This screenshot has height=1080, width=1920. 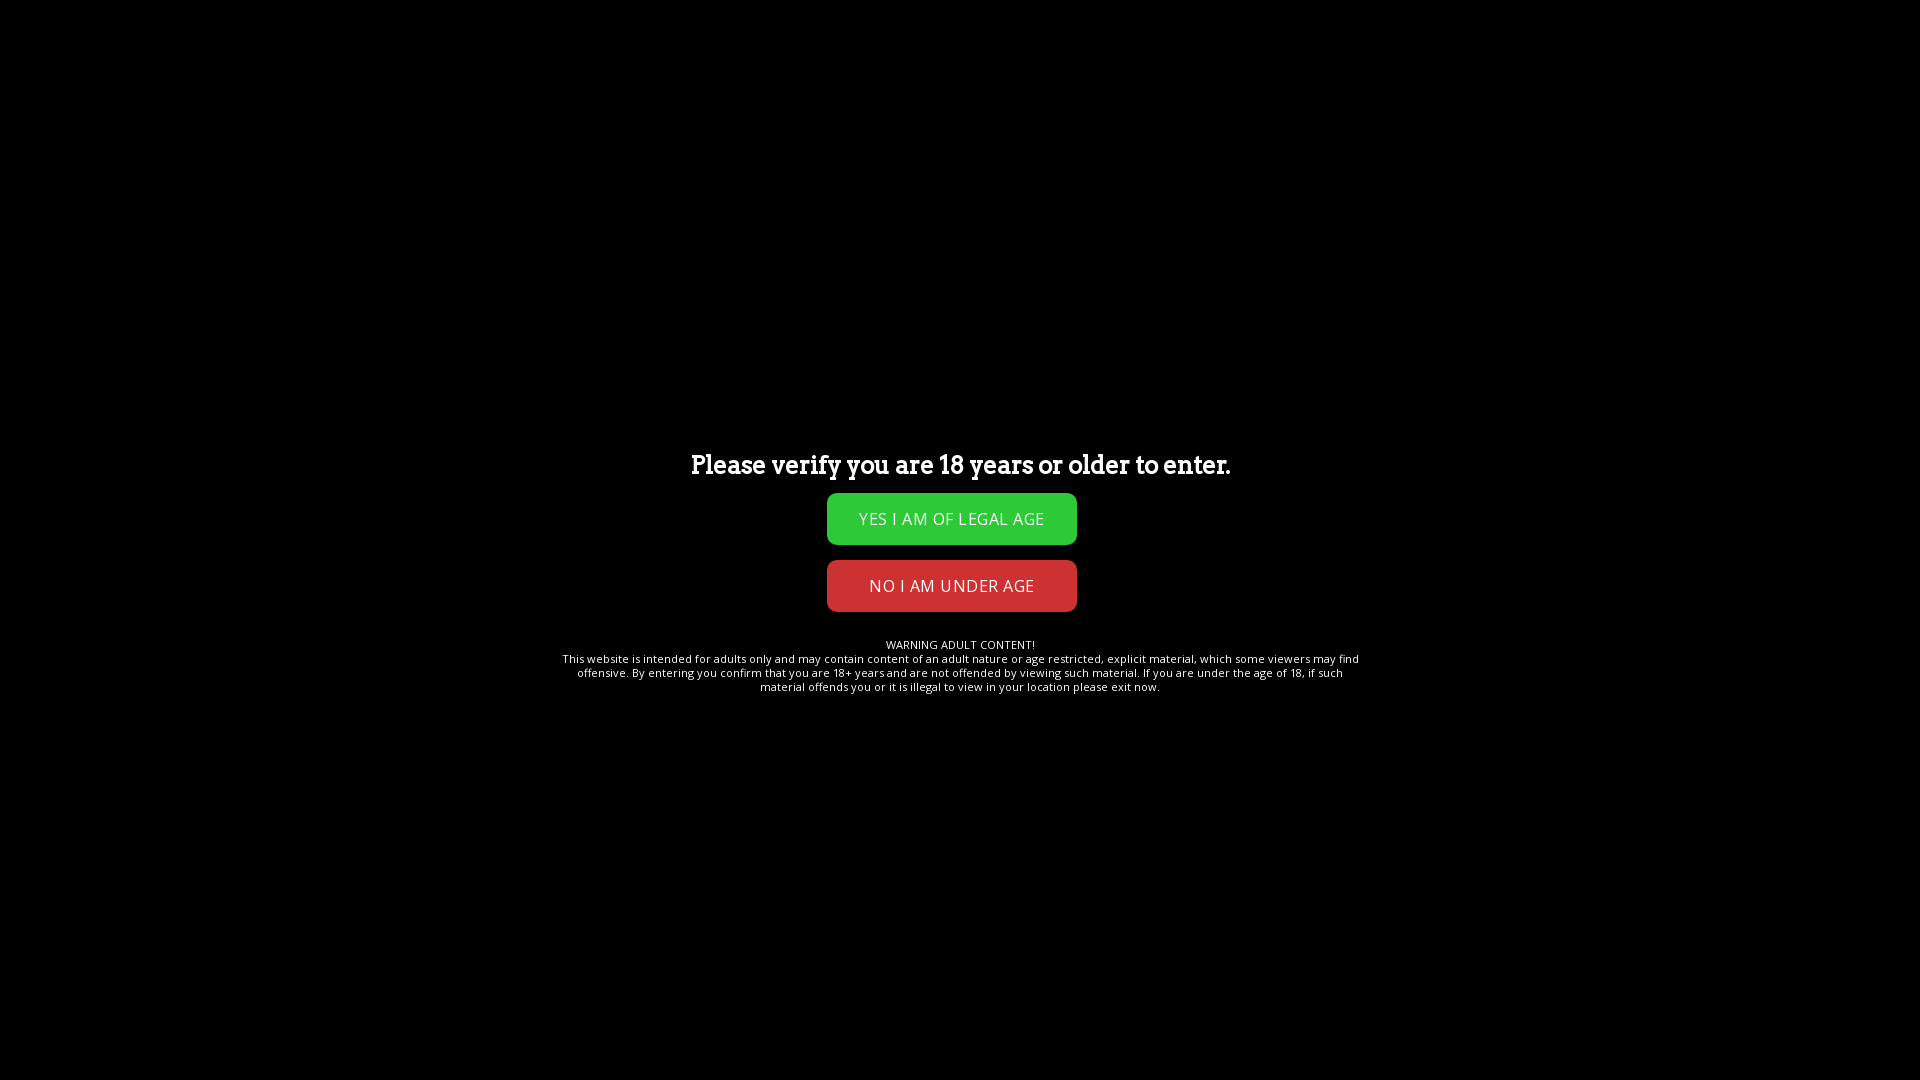 I want to click on 'EXTRACTION', so click(x=260, y=111).